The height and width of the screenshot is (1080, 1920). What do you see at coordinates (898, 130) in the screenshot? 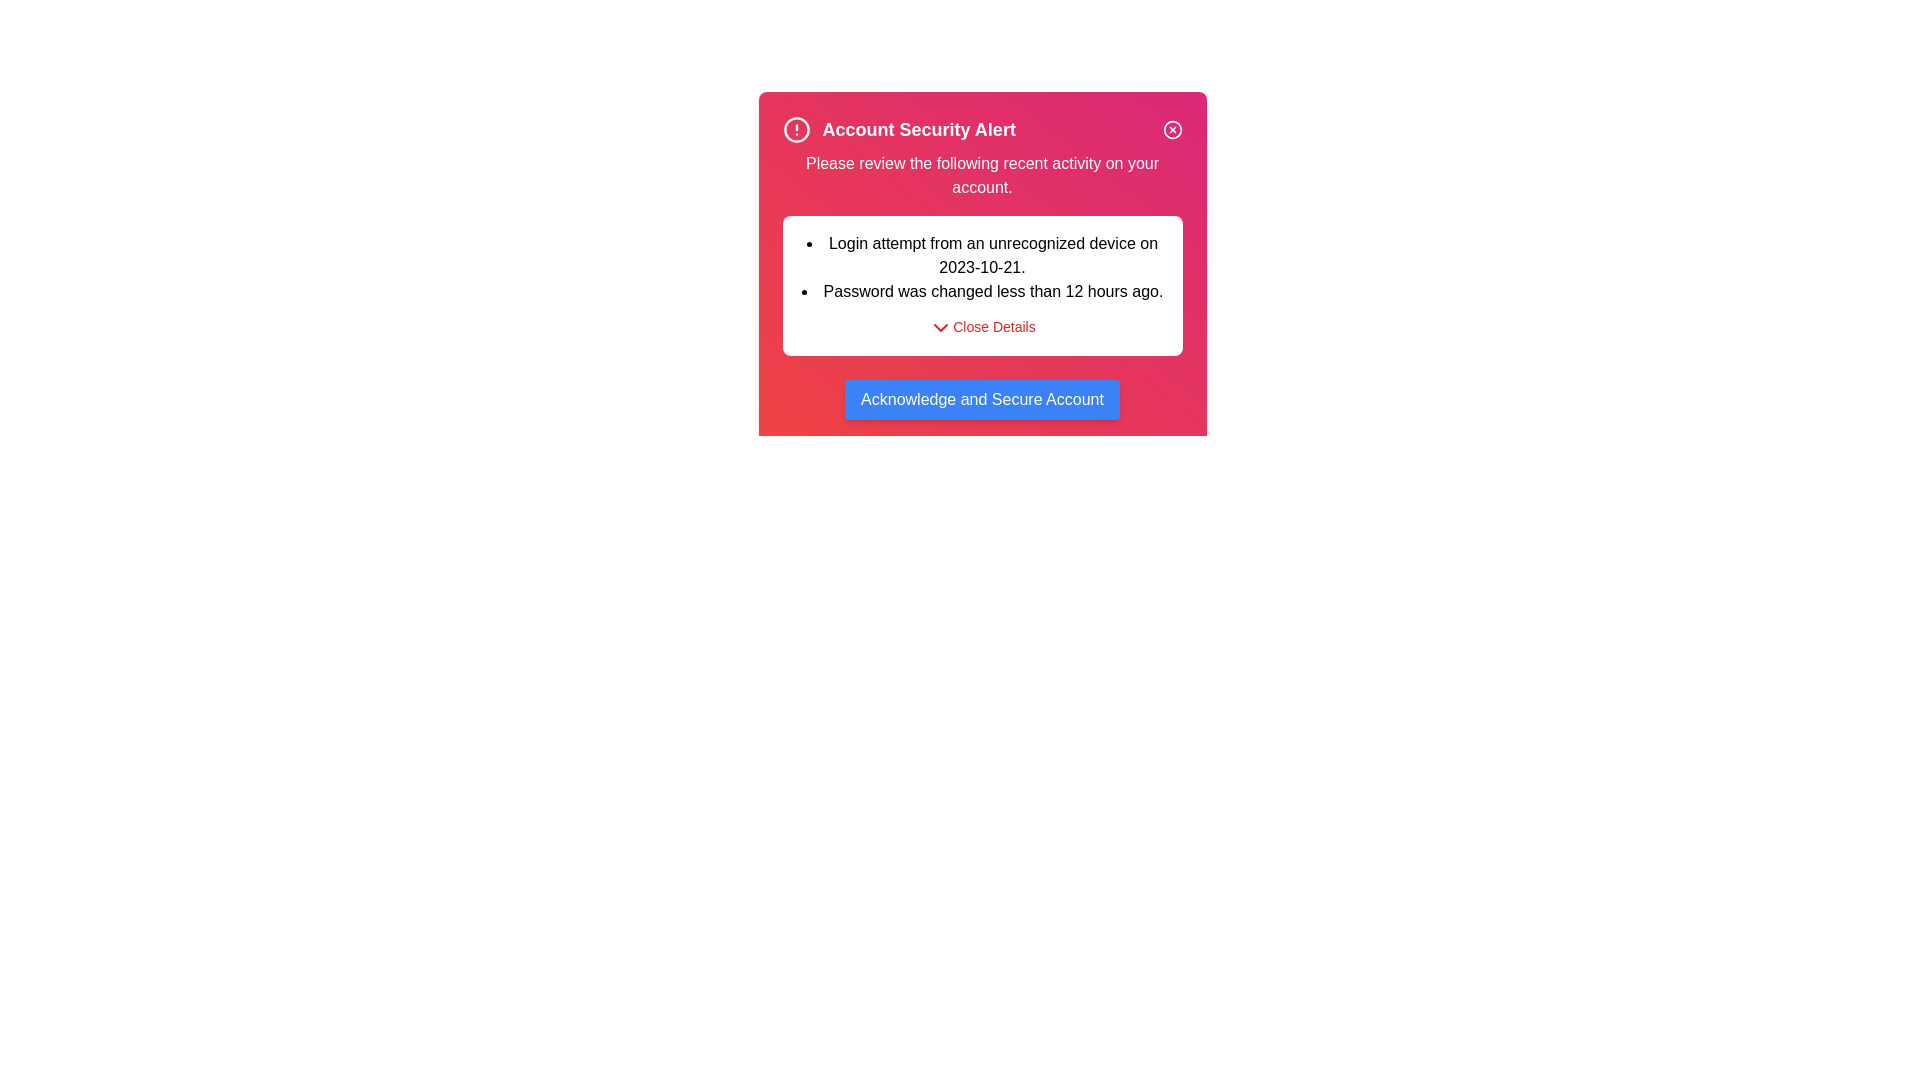
I see `the header-style text and icon combination element that serves as the title of the alert, located at the top-left corner of the alert box` at bounding box center [898, 130].